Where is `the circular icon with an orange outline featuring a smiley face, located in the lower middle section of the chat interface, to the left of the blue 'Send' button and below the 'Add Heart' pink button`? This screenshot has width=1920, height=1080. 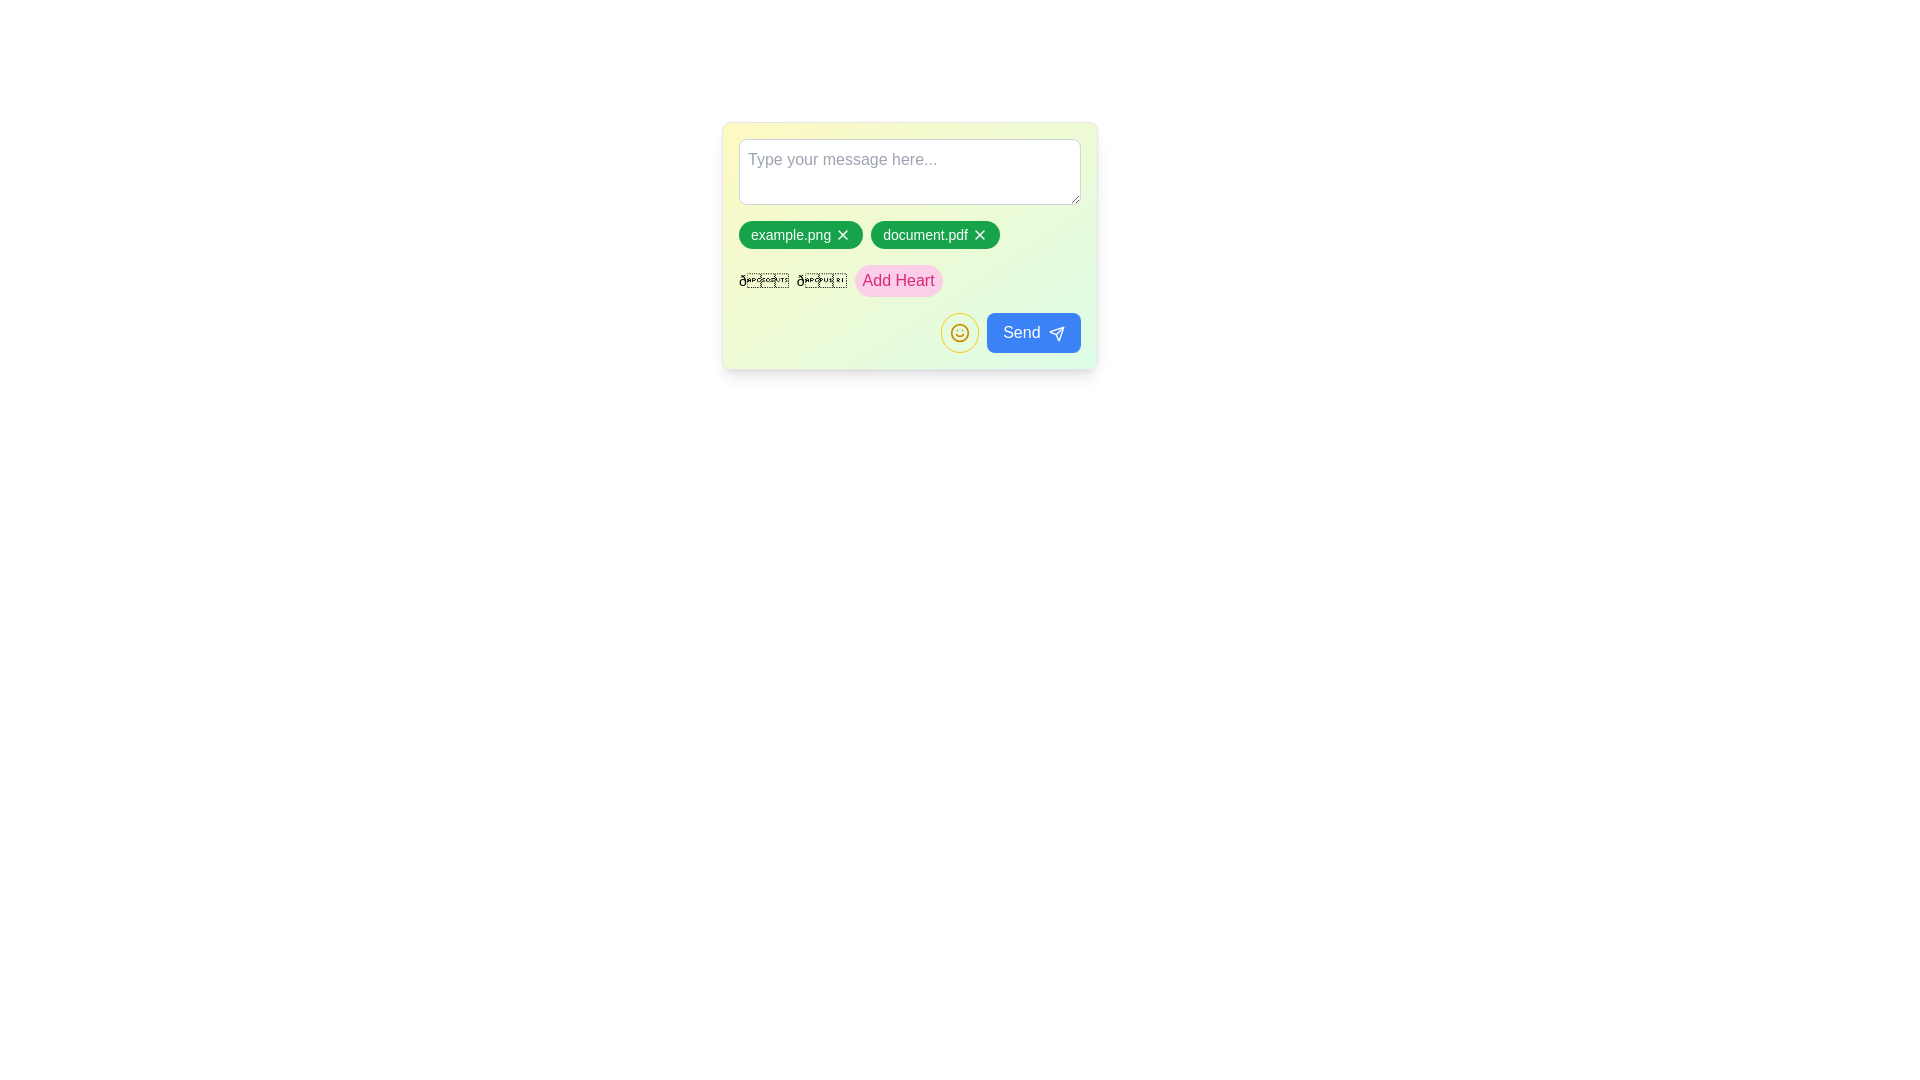 the circular icon with an orange outline featuring a smiley face, located in the lower middle section of the chat interface, to the left of the blue 'Send' button and below the 'Add Heart' pink button is located at coordinates (960, 331).